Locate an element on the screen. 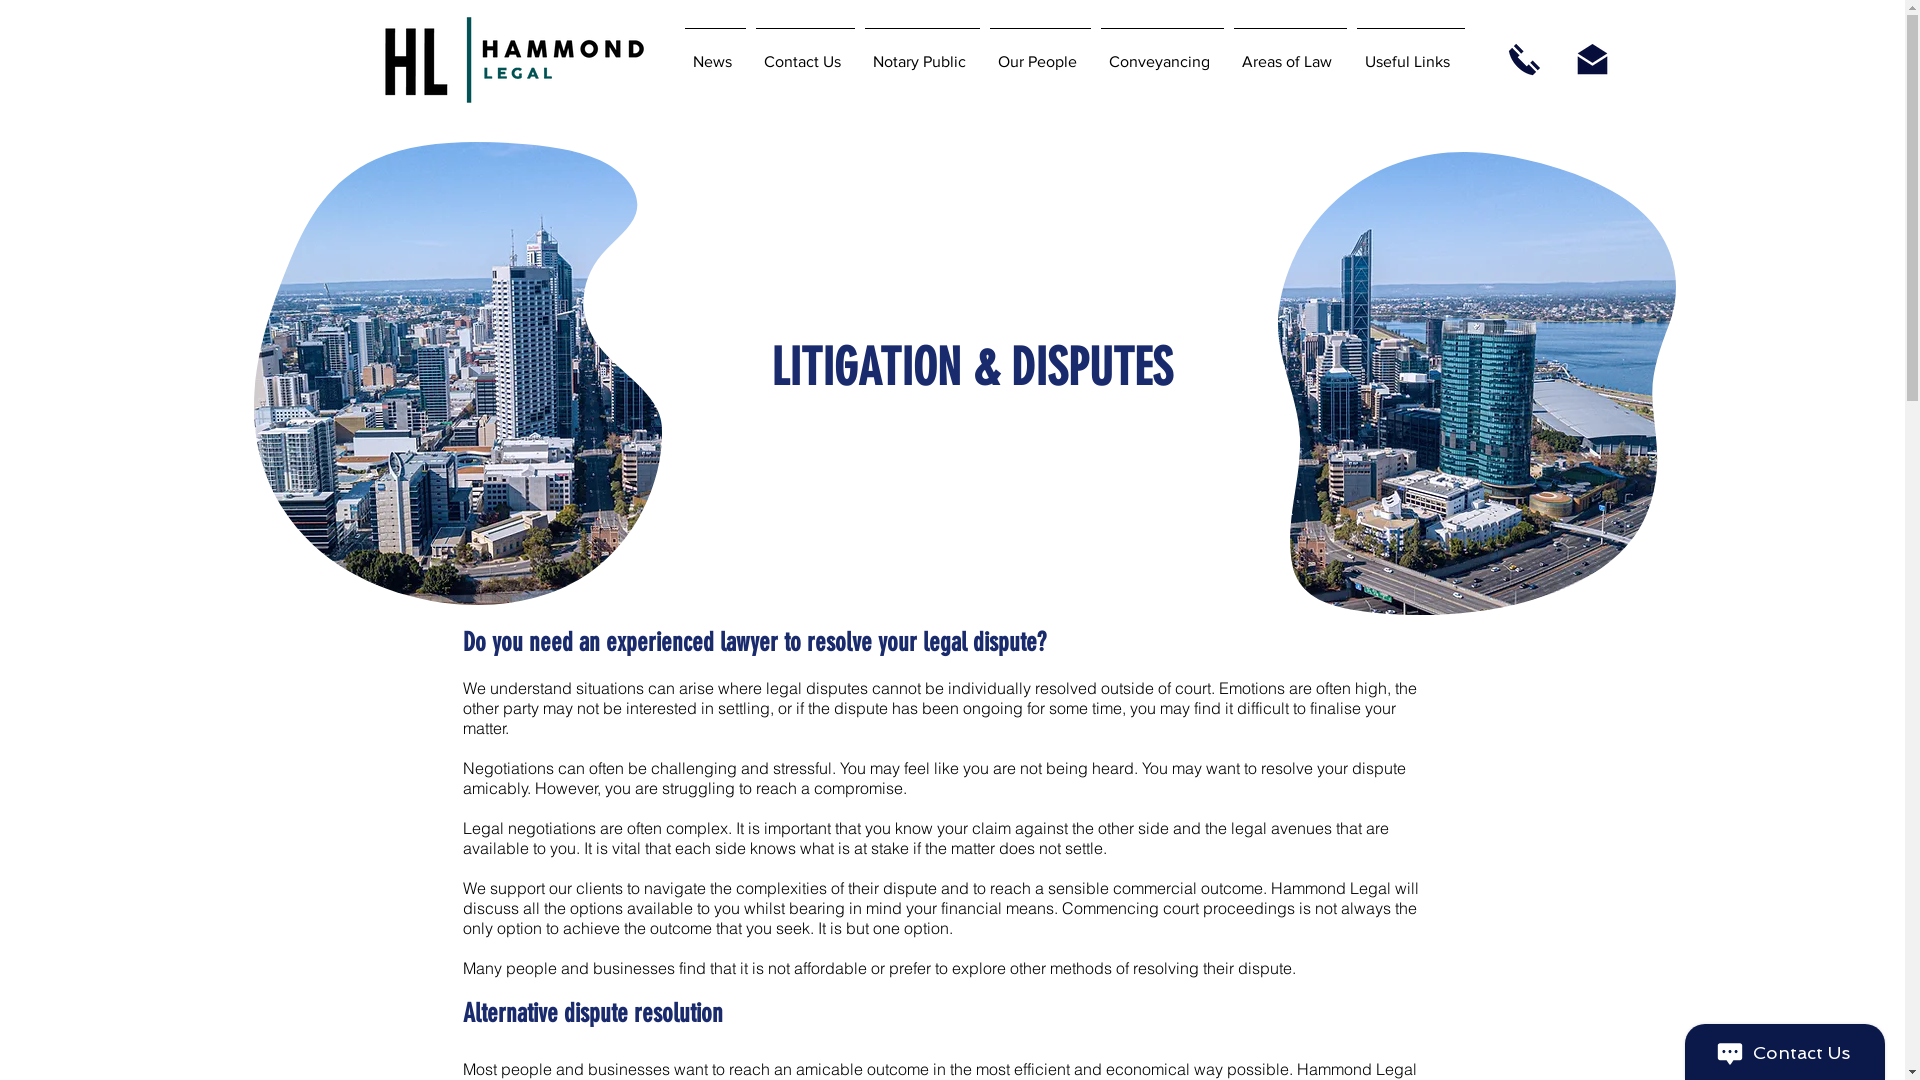 The image size is (1920, 1080). 'News' is located at coordinates (715, 52).